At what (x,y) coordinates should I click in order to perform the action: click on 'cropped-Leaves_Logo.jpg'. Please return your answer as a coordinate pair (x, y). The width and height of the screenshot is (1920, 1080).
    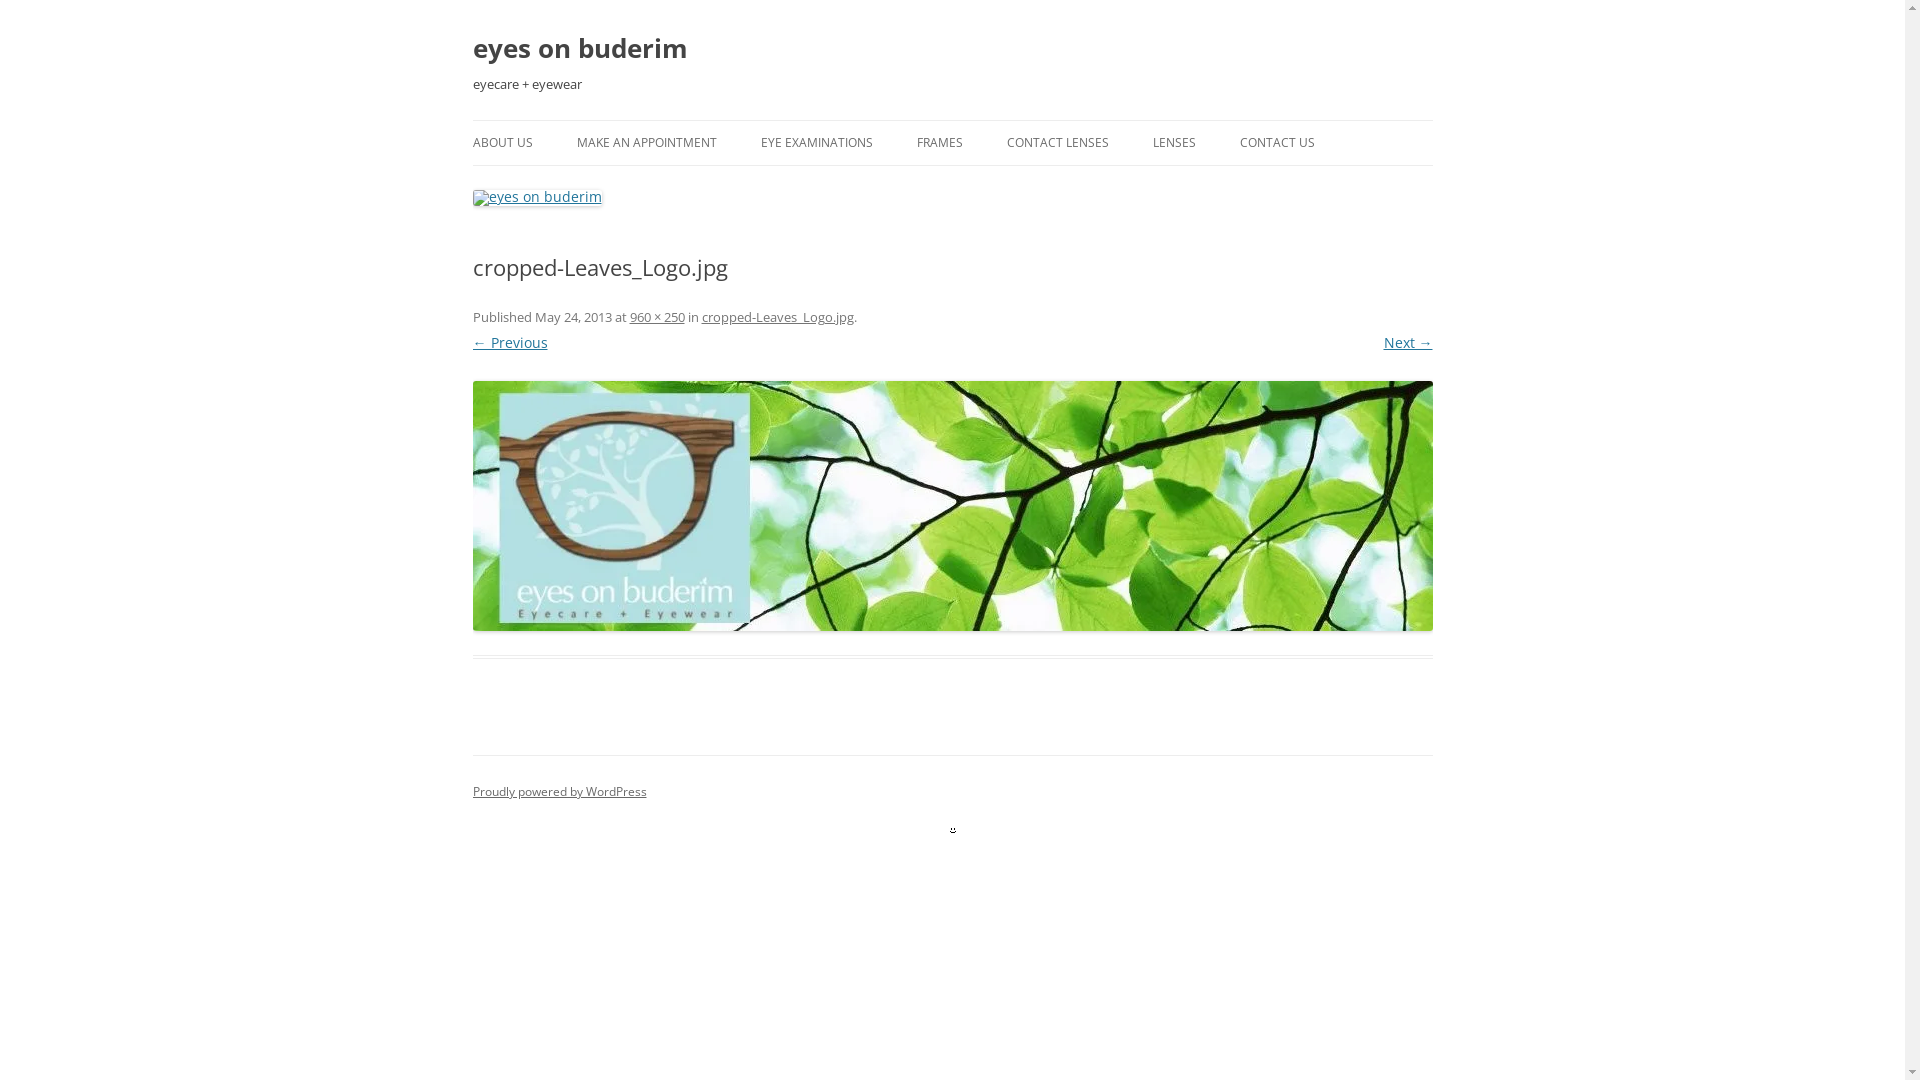
    Looking at the image, I should click on (950, 504).